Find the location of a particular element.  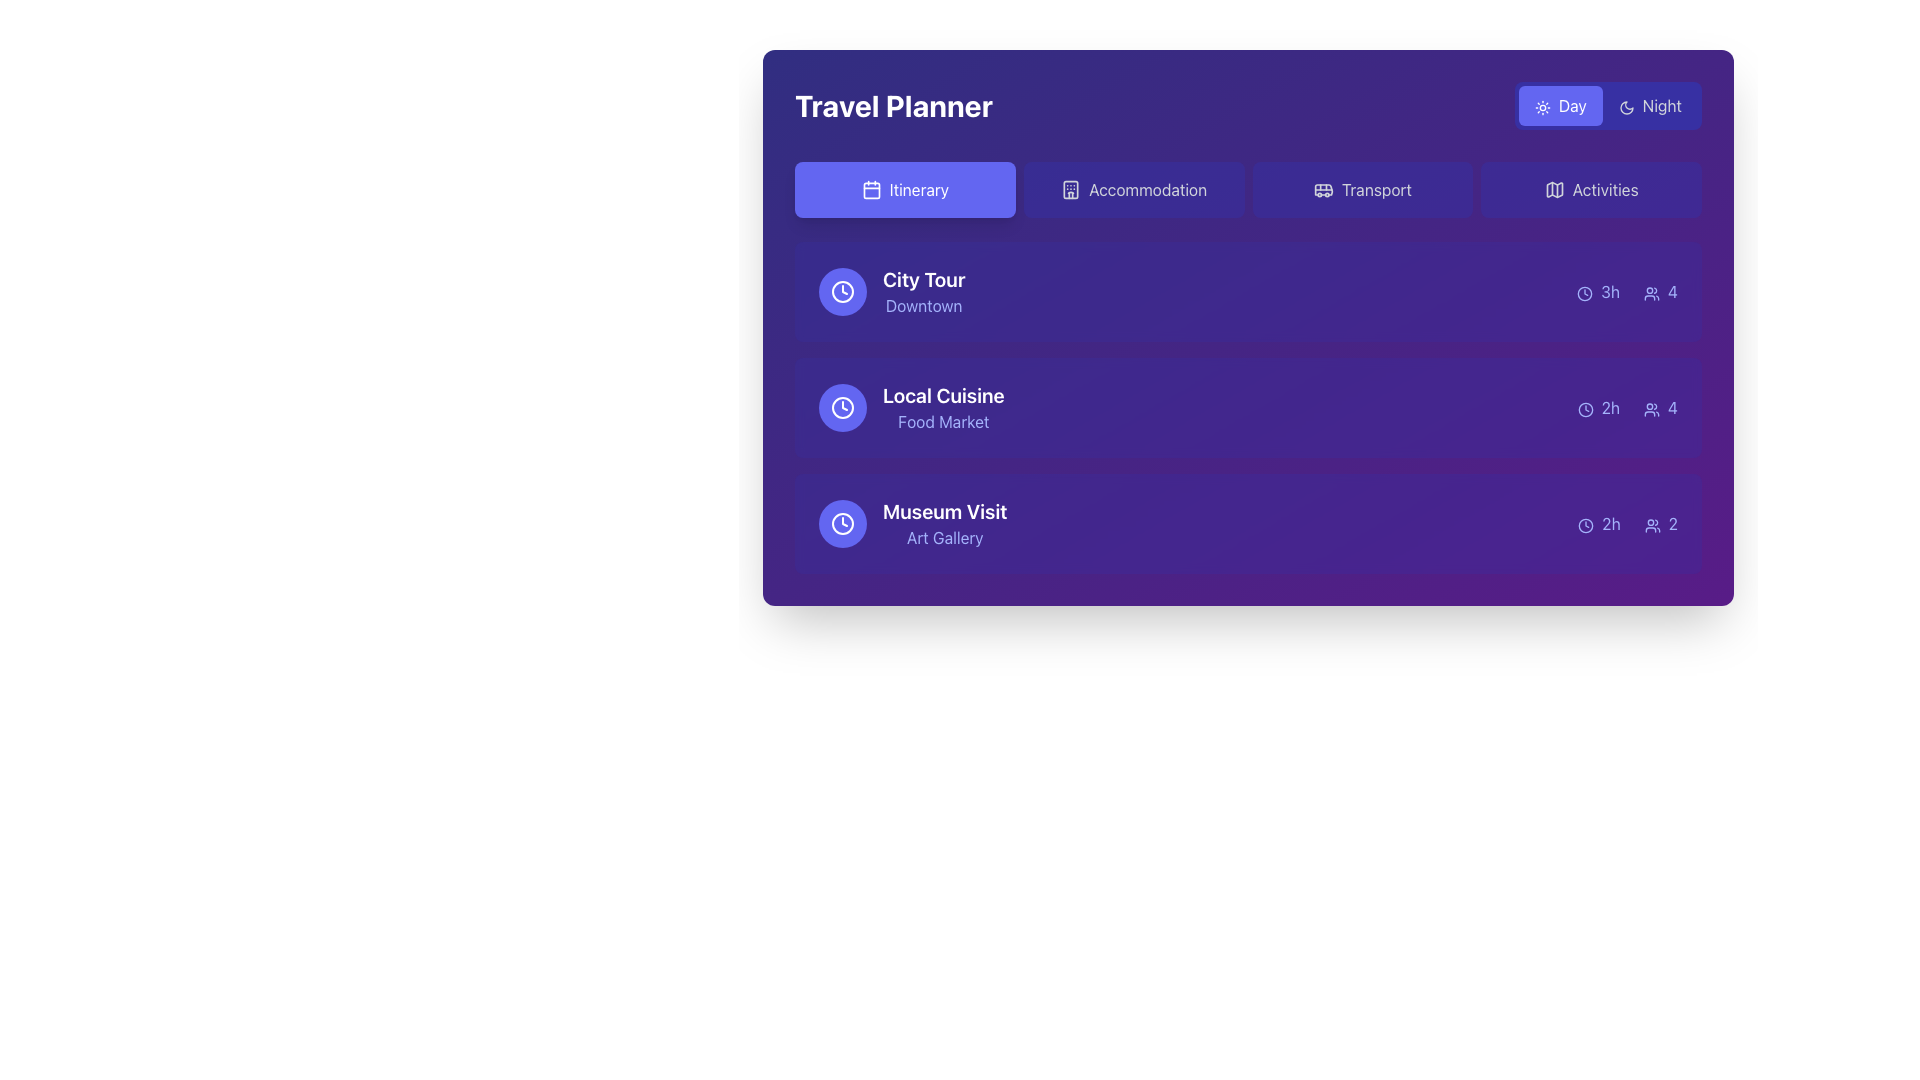

the 'Local Cuisine' list item is located at coordinates (910, 407).